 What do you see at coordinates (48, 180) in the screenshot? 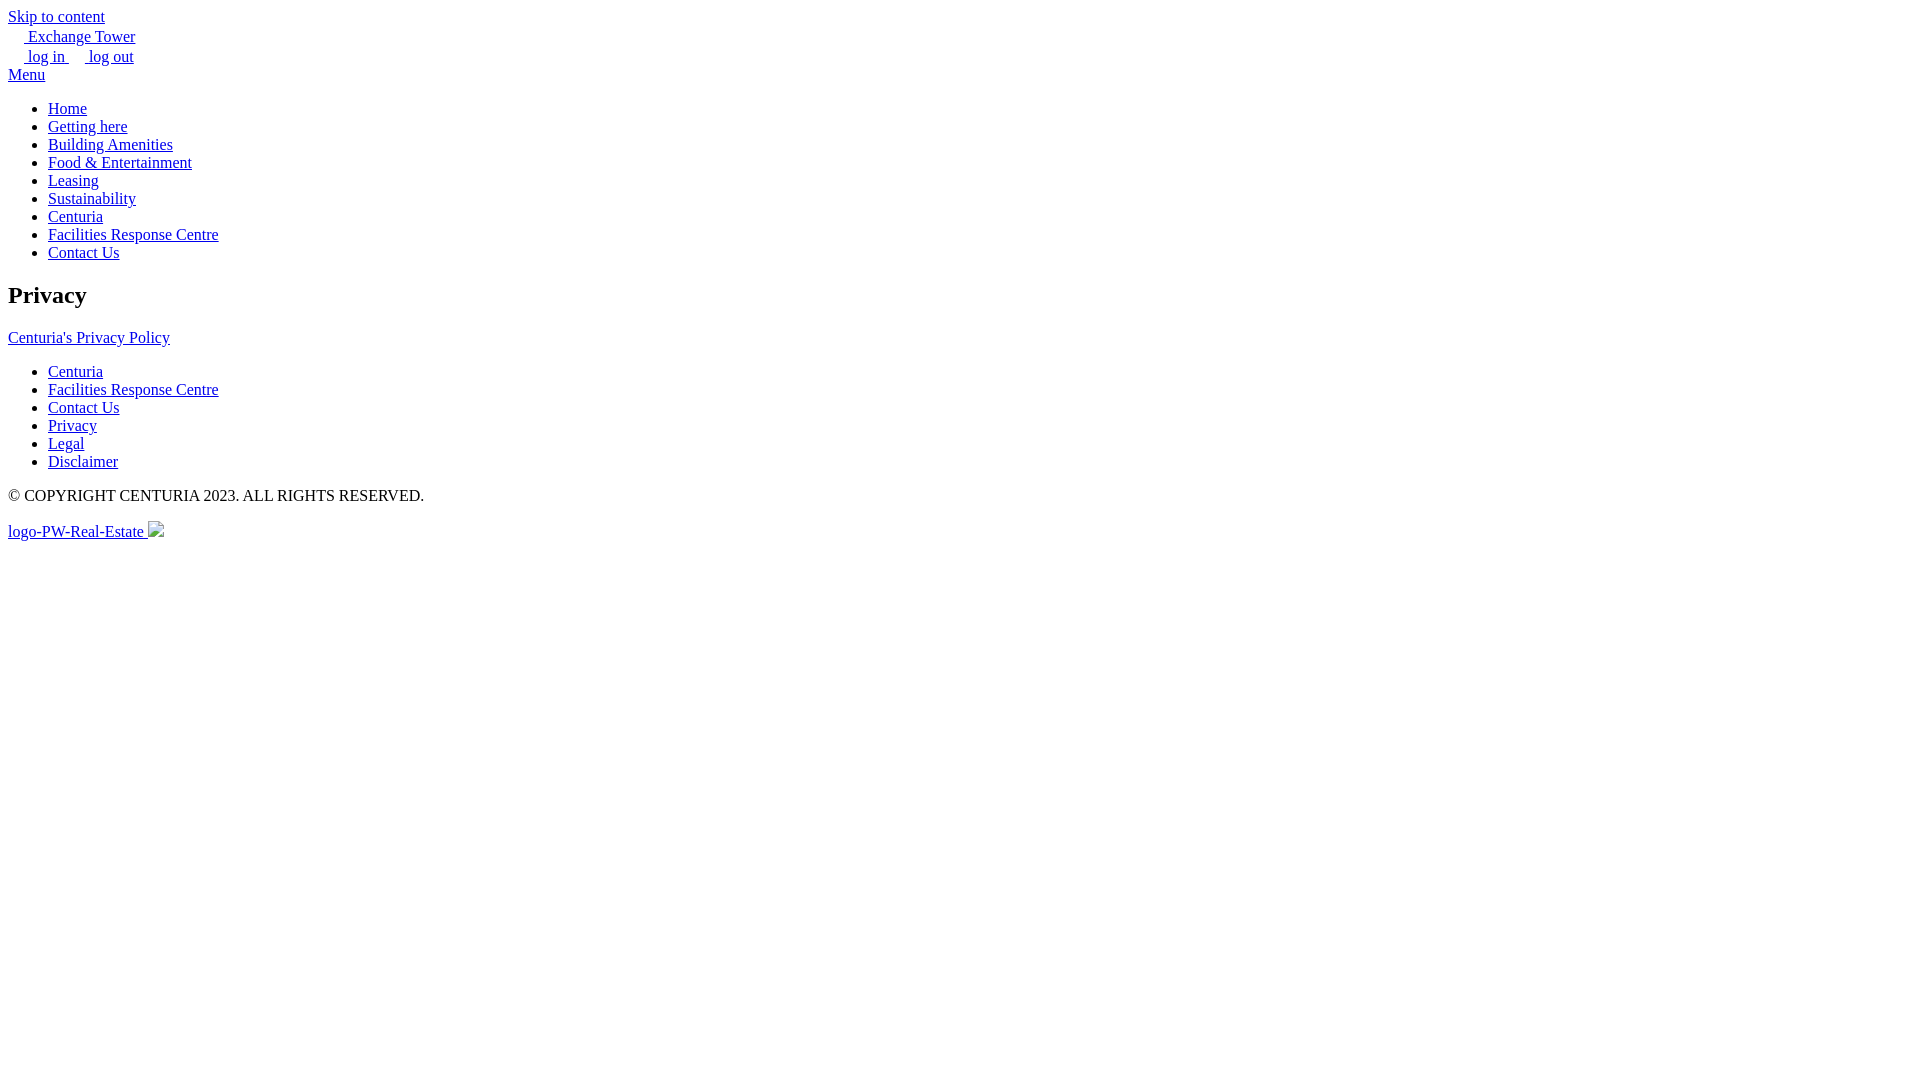
I see `'Leasing'` at bounding box center [48, 180].